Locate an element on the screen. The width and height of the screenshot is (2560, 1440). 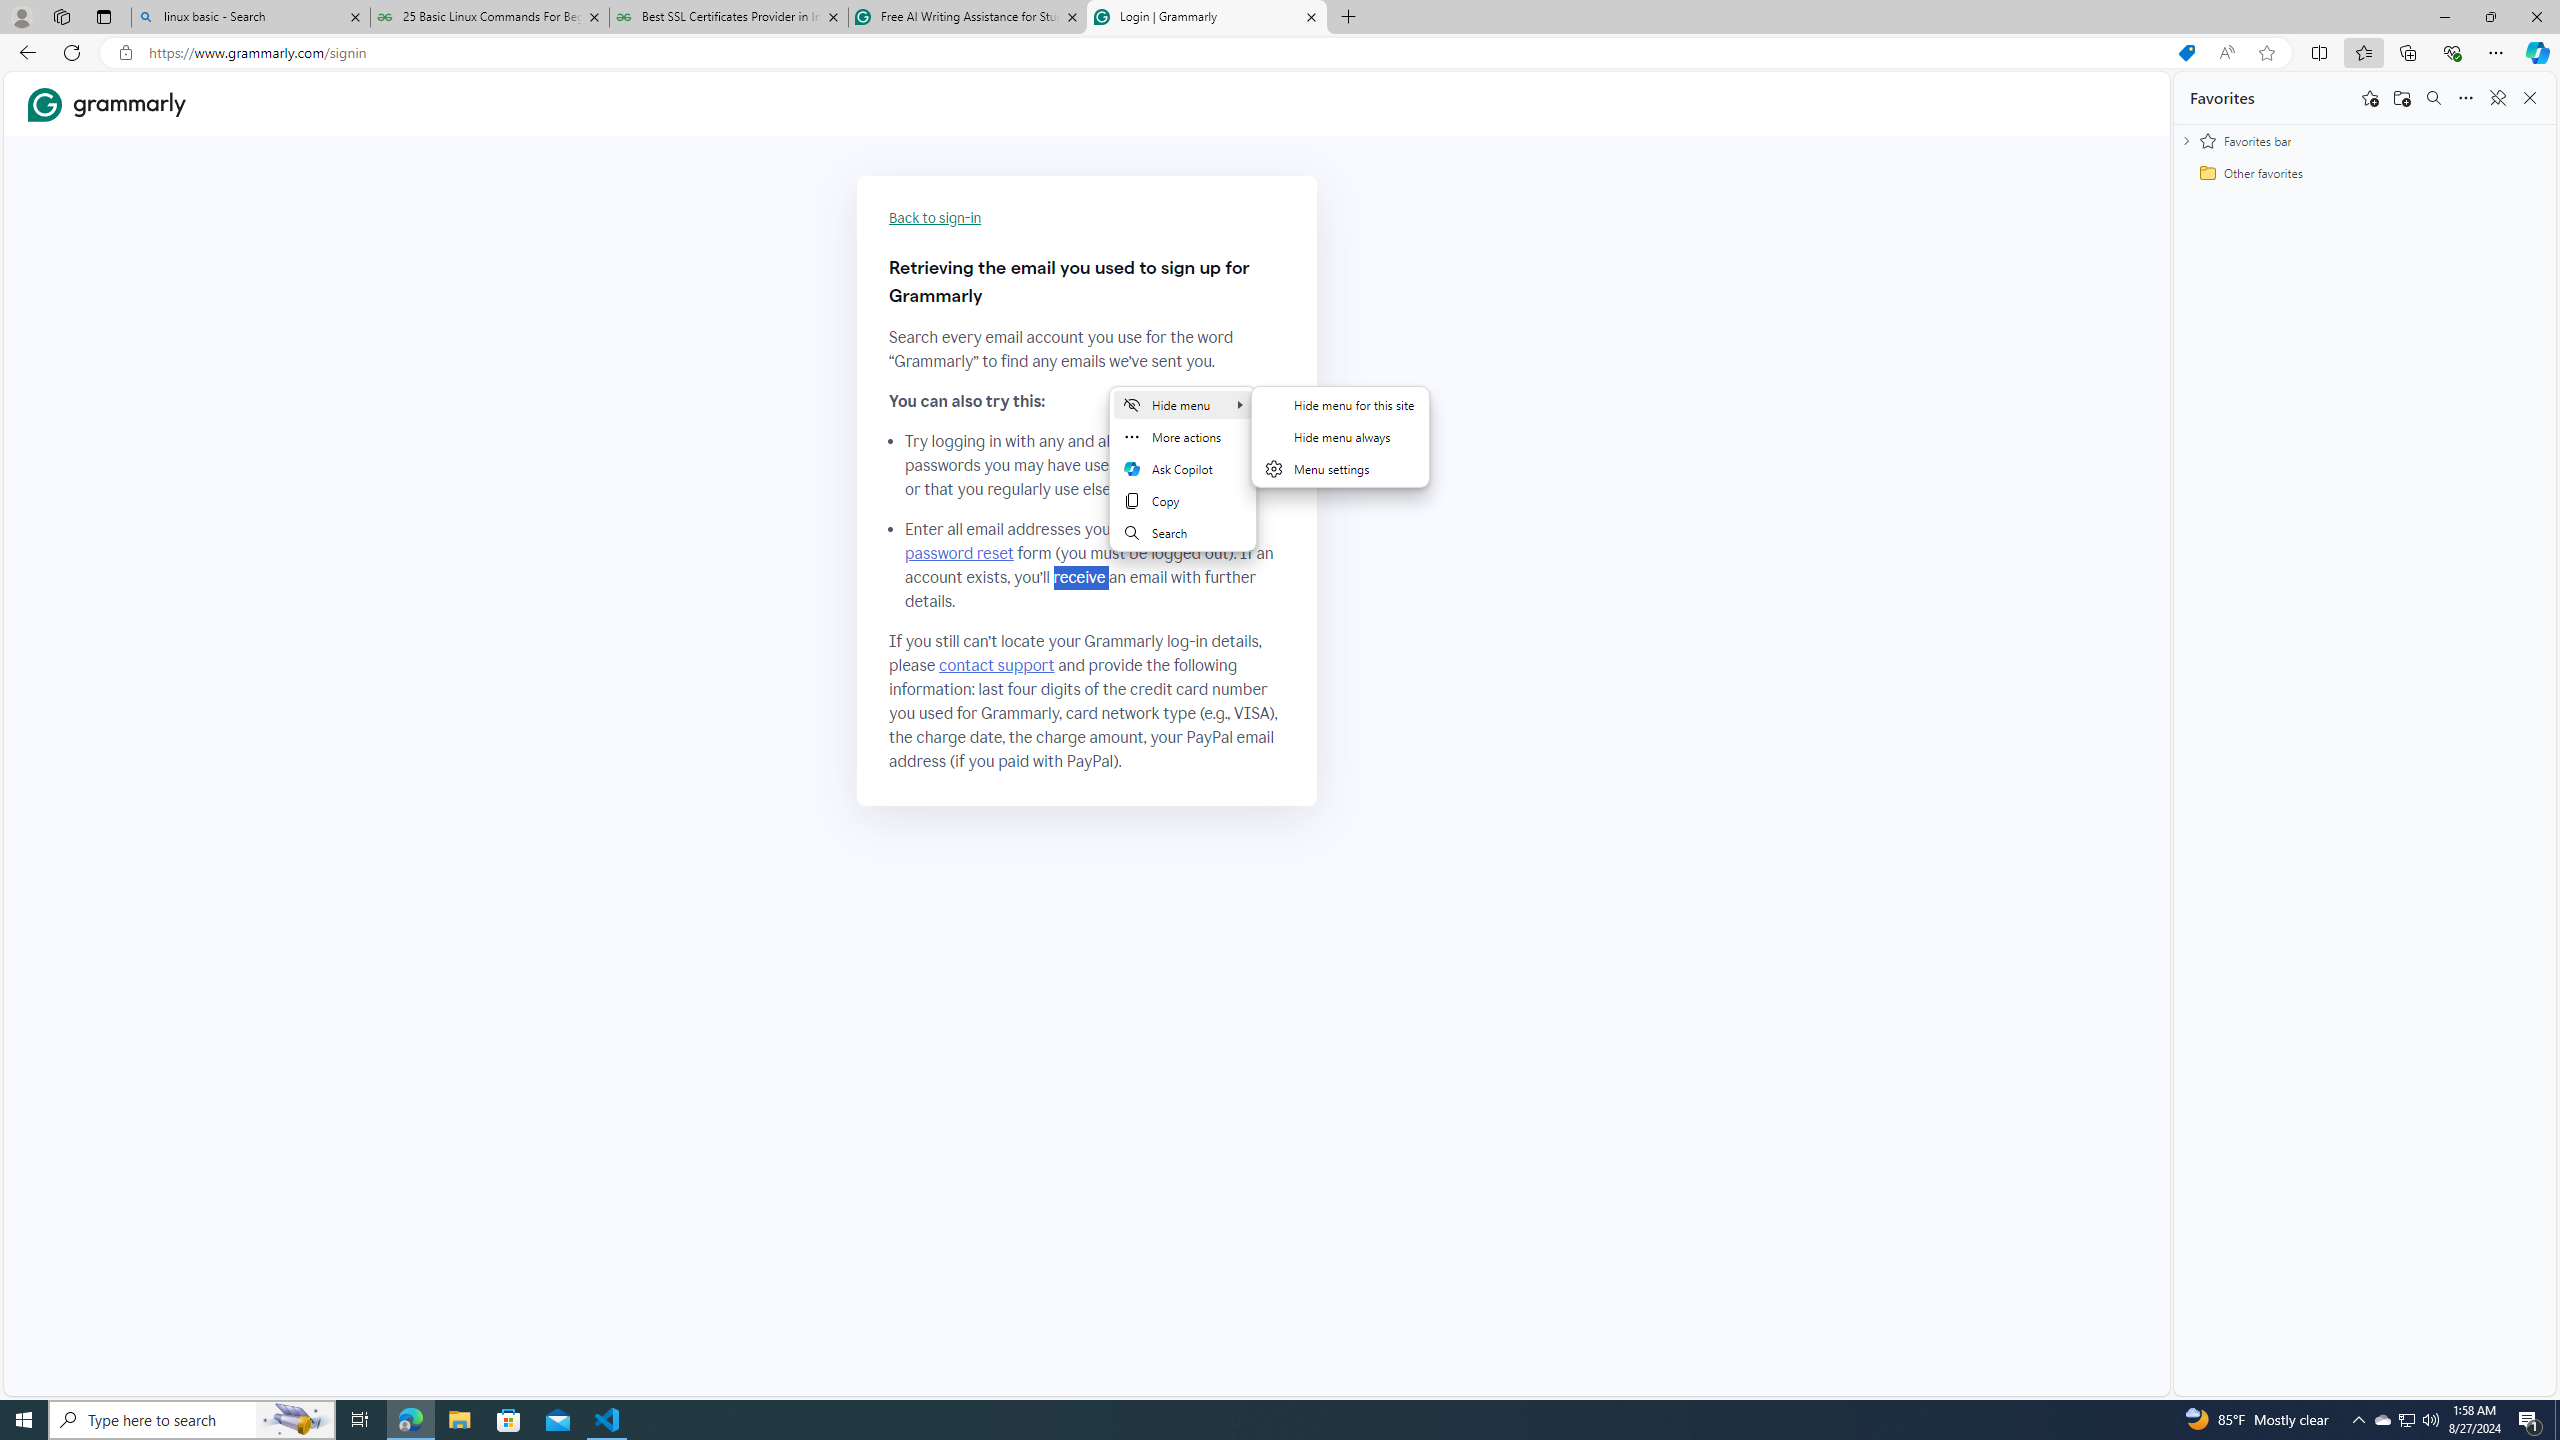
'Unpin favorites' is located at coordinates (2496, 96).